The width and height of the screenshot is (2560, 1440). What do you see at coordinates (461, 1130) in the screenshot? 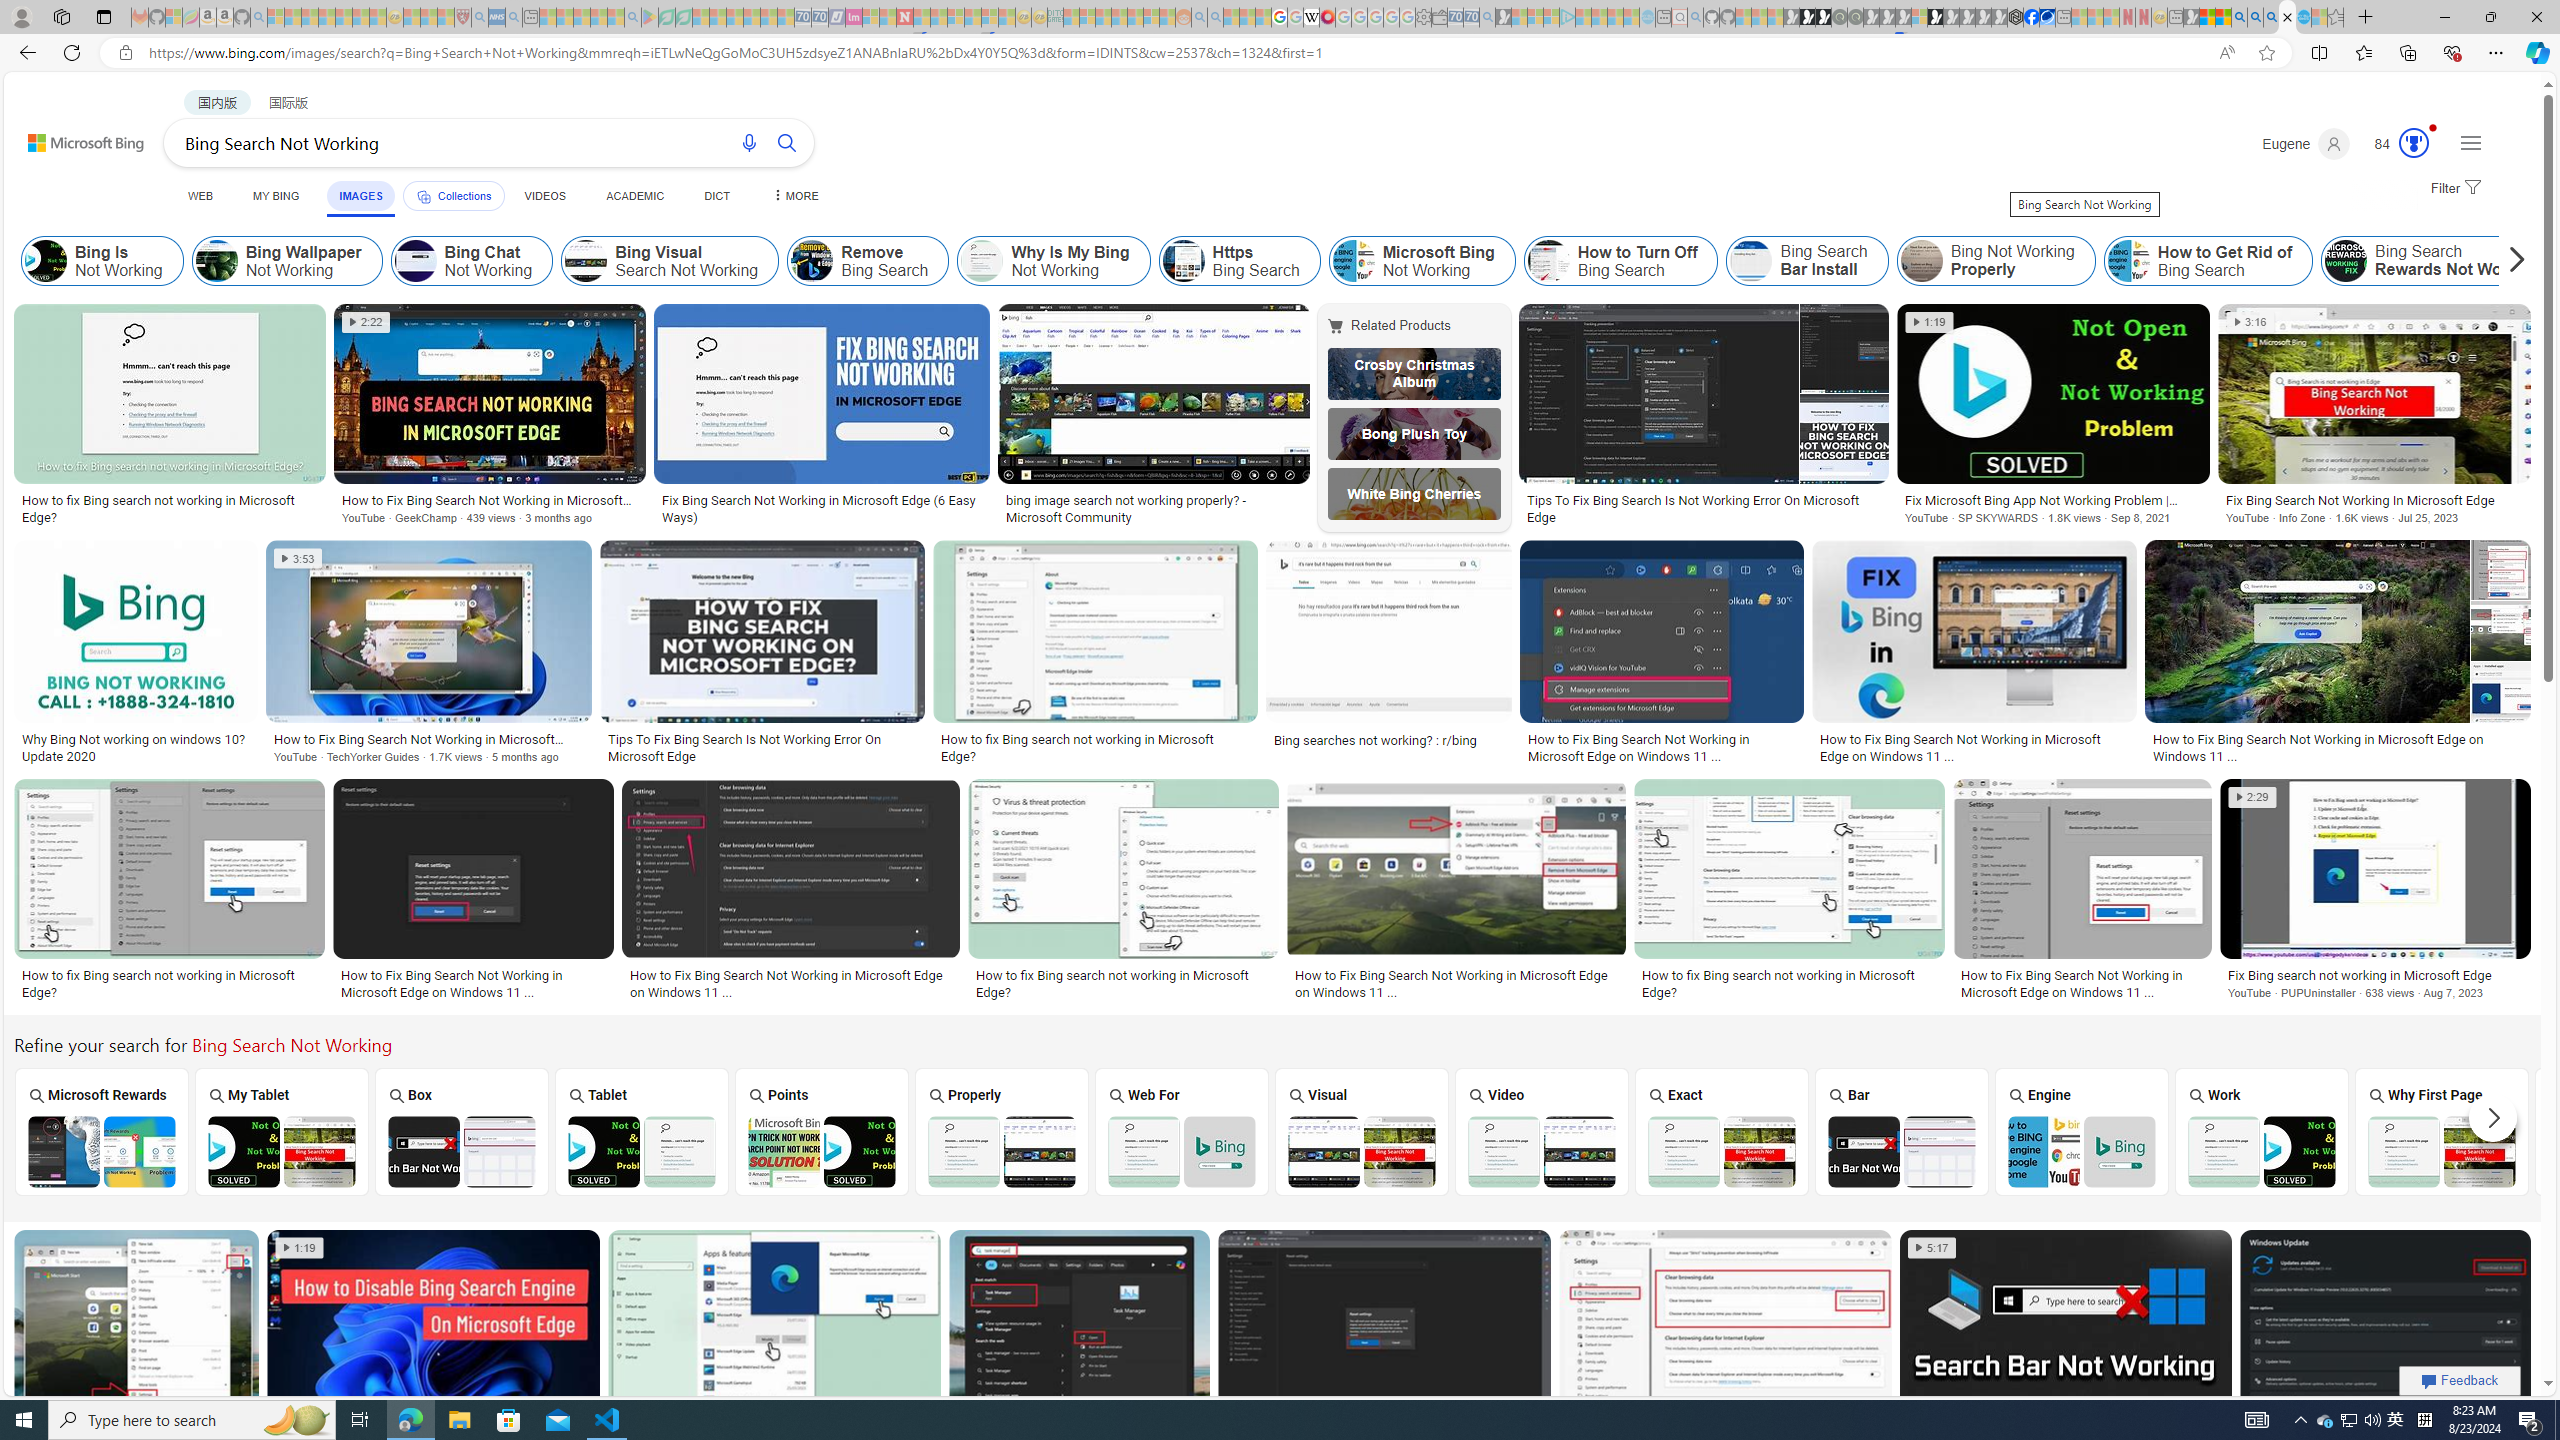
I see `'Bing Search Box Not Working Box'` at bounding box center [461, 1130].